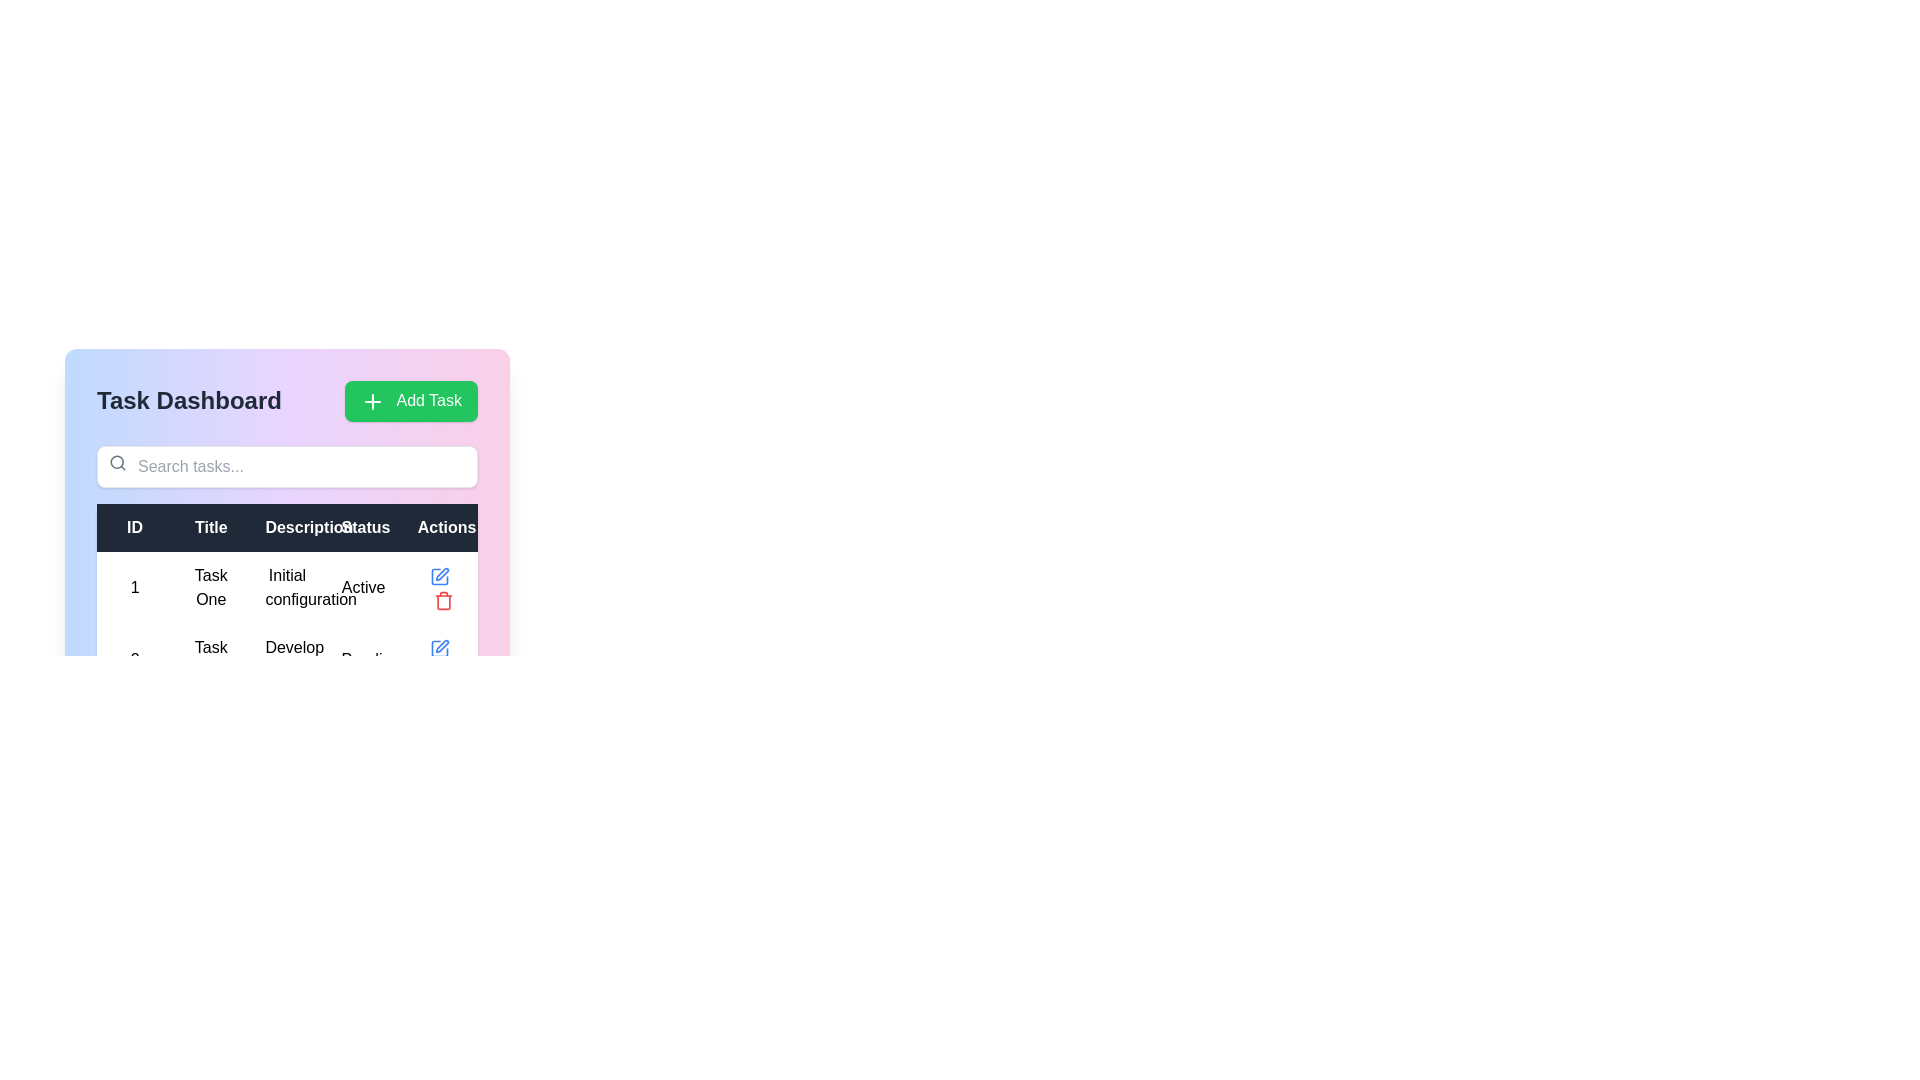 This screenshot has width=1920, height=1080. What do you see at coordinates (116, 462) in the screenshot?
I see `the circular magnifying glass icon on the left side of the search bar, which indicates the search functionality for tasks` at bounding box center [116, 462].